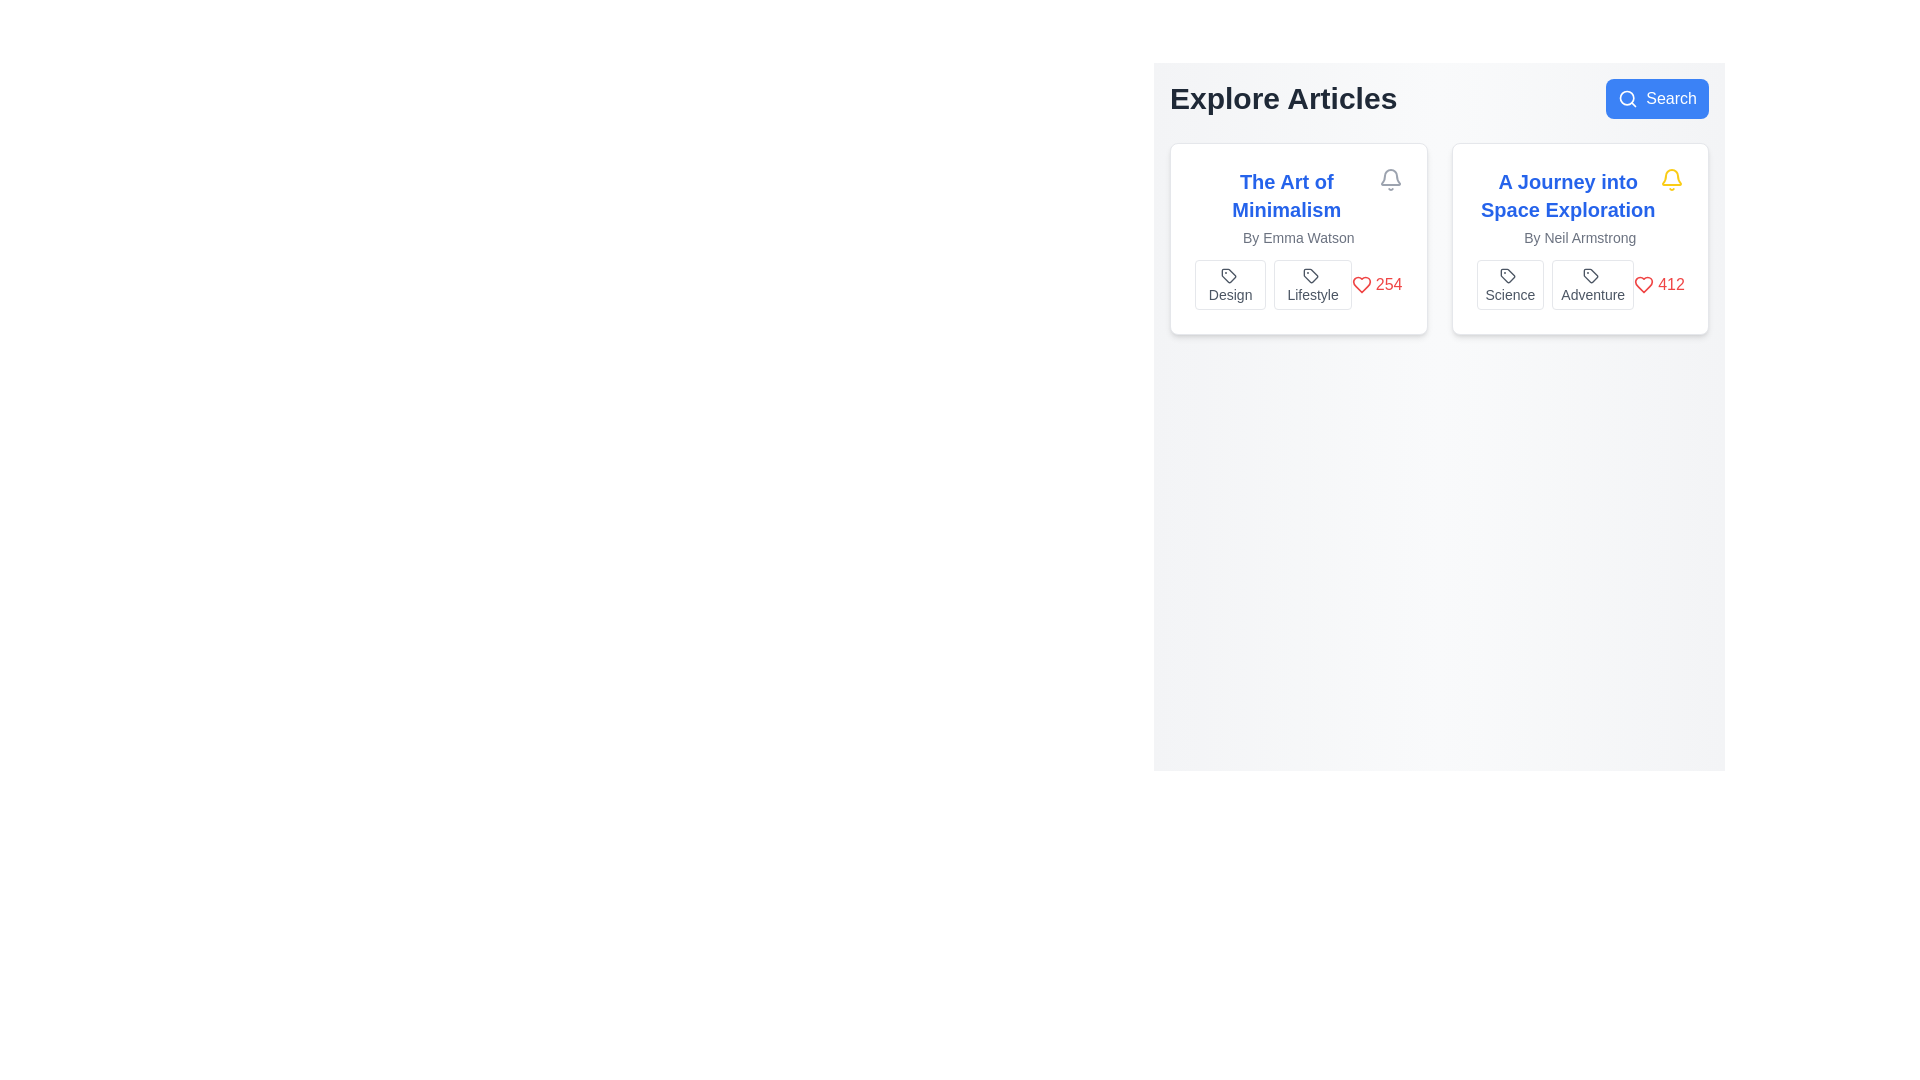  Describe the element at coordinates (1286, 196) in the screenshot. I see `text label or heading that serves as the title for the associated article, located at the top-left corner of a rectangular card element in the upper-right section of the interface` at that location.